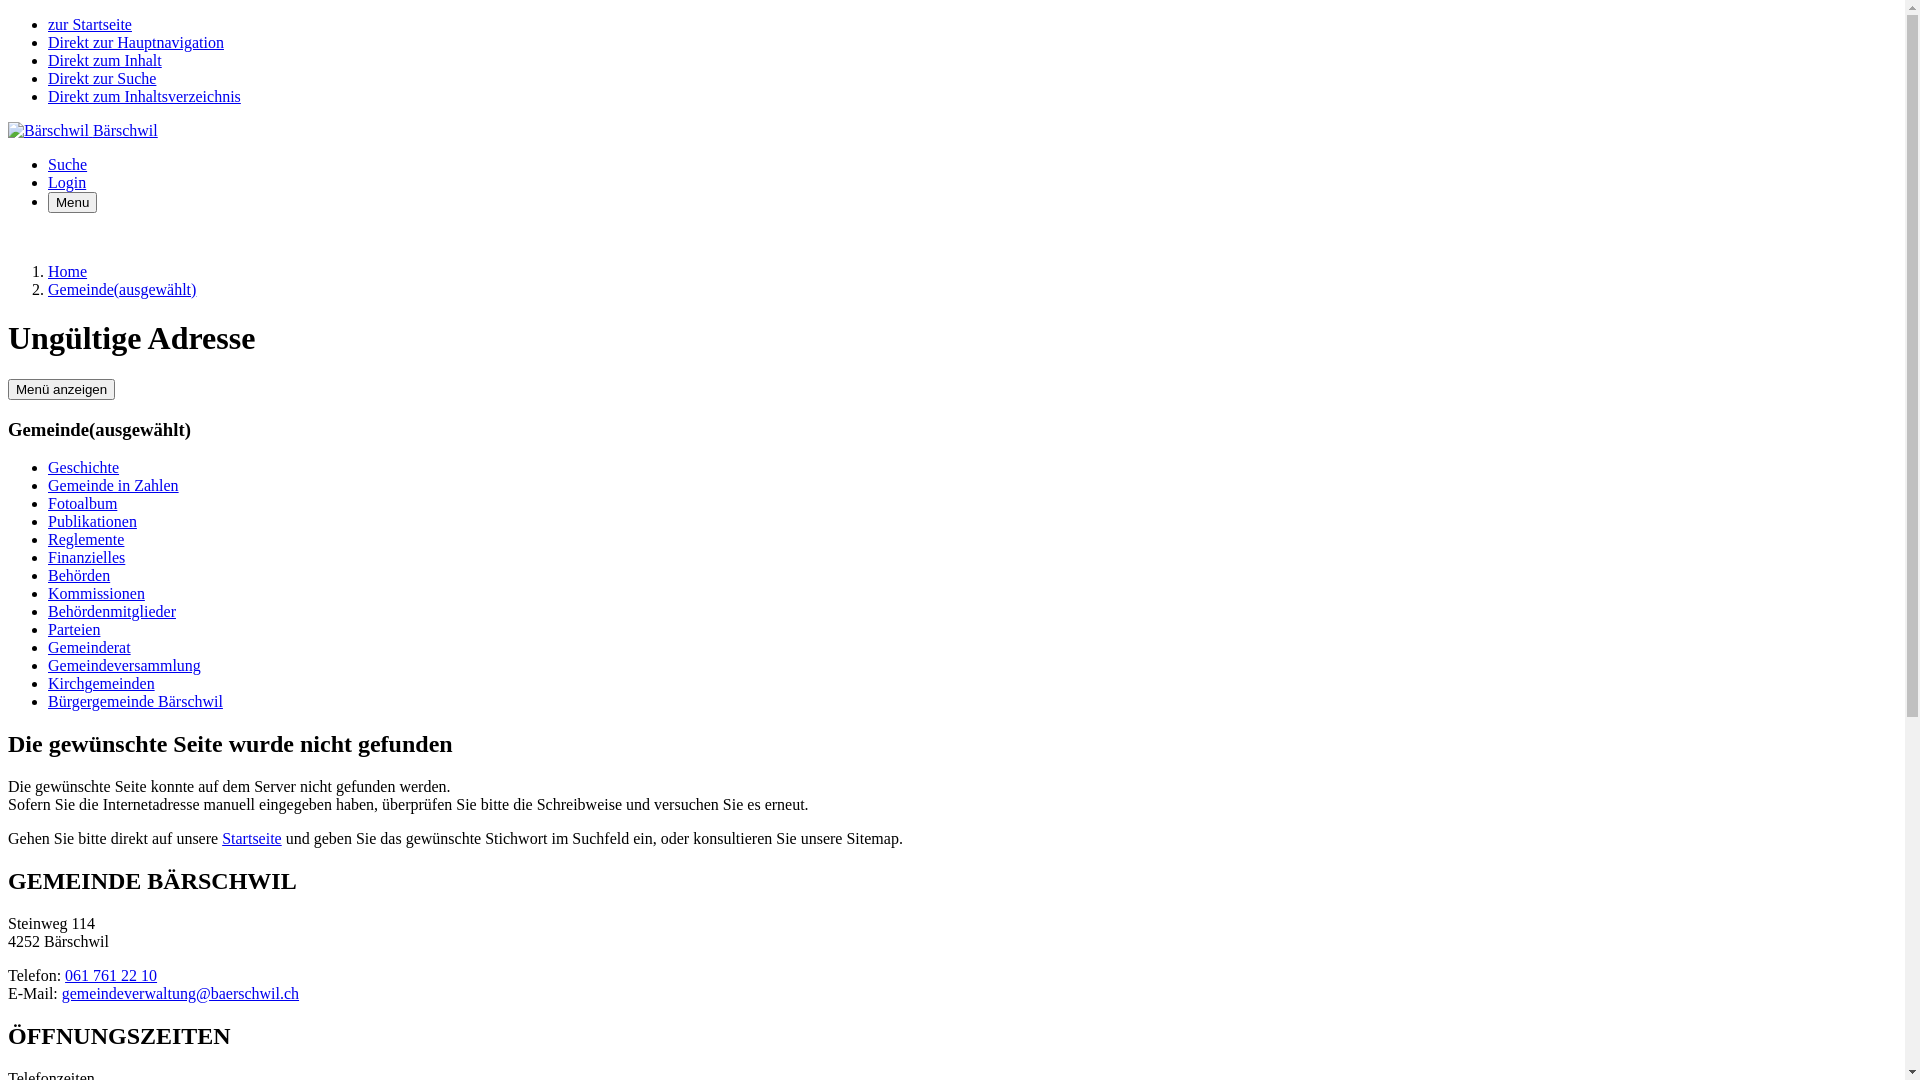 Image resolution: width=1920 pixels, height=1080 pixels. What do you see at coordinates (134, 42) in the screenshot?
I see `'Direkt zur Hauptnavigation'` at bounding box center [134, 42].